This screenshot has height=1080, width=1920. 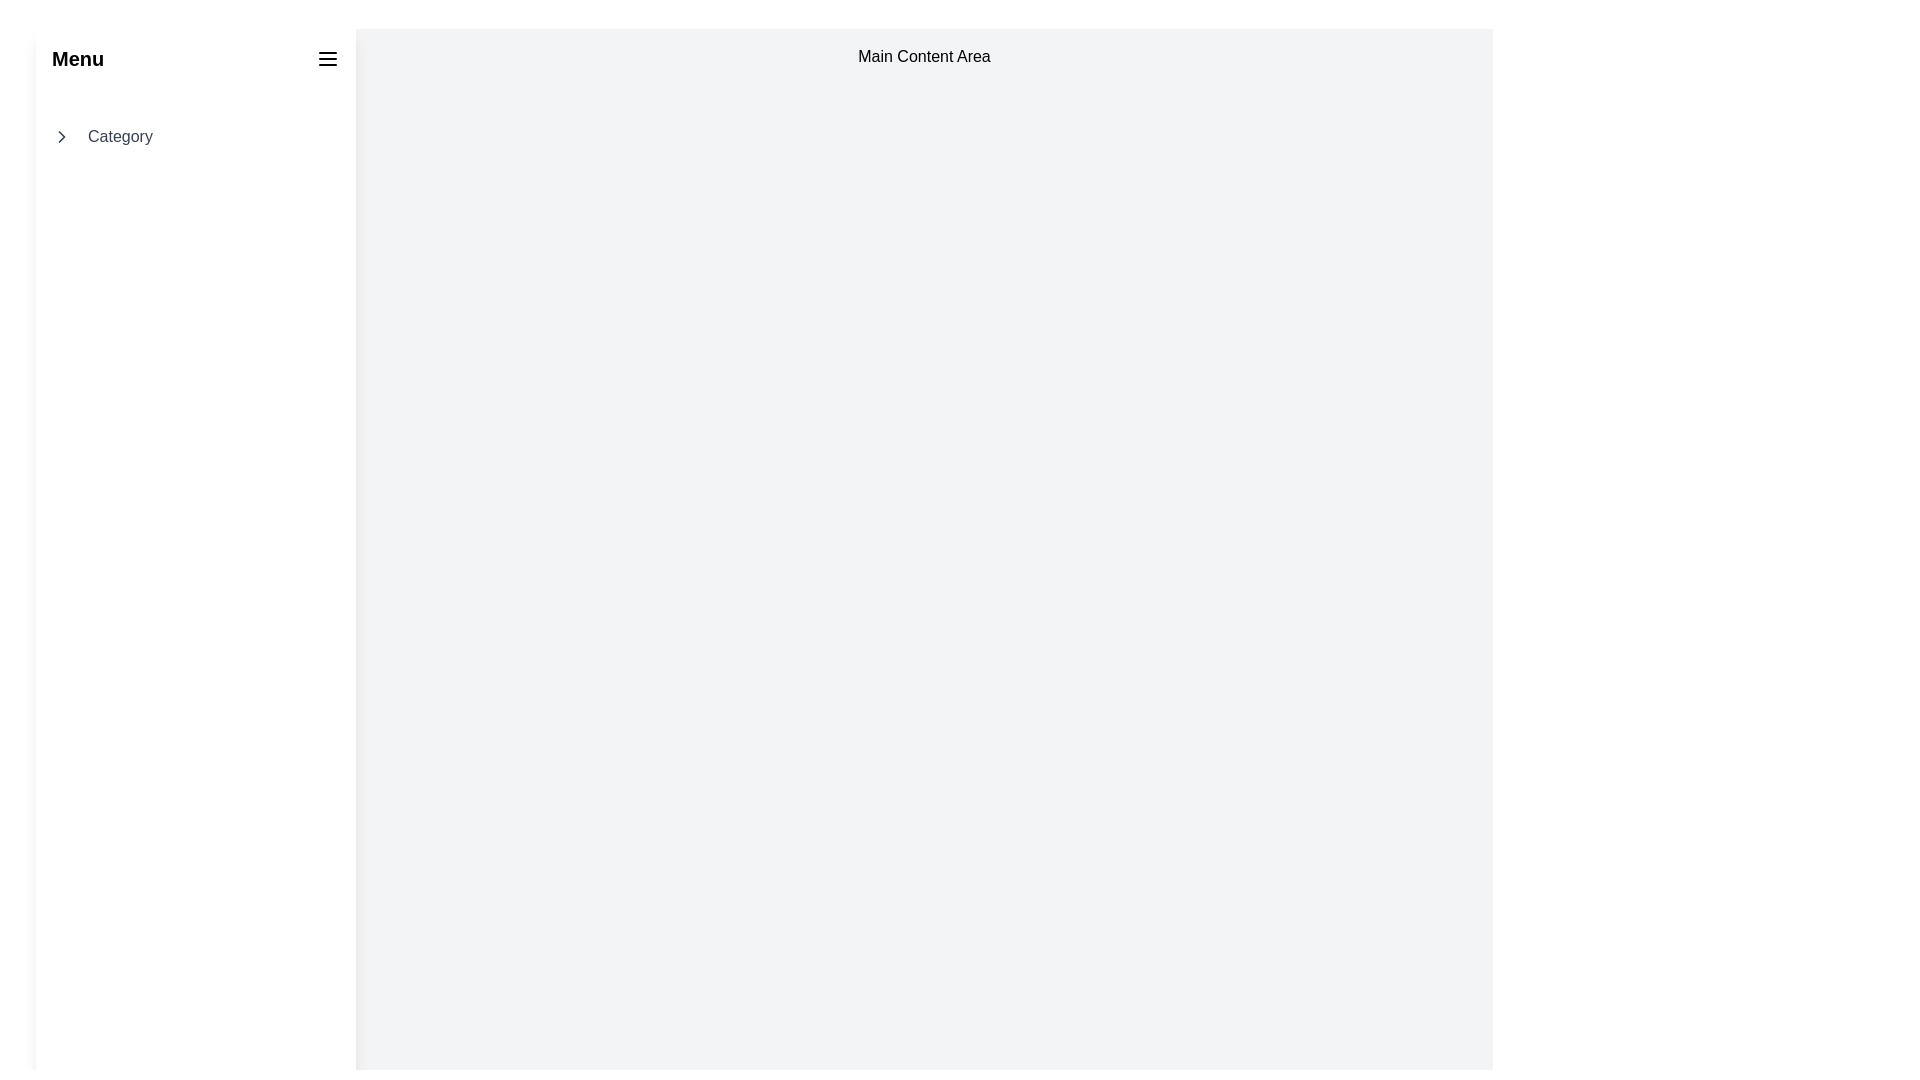 I want to click on the main text label of the menu item in the left sidebar, so click(x=119, y=136).